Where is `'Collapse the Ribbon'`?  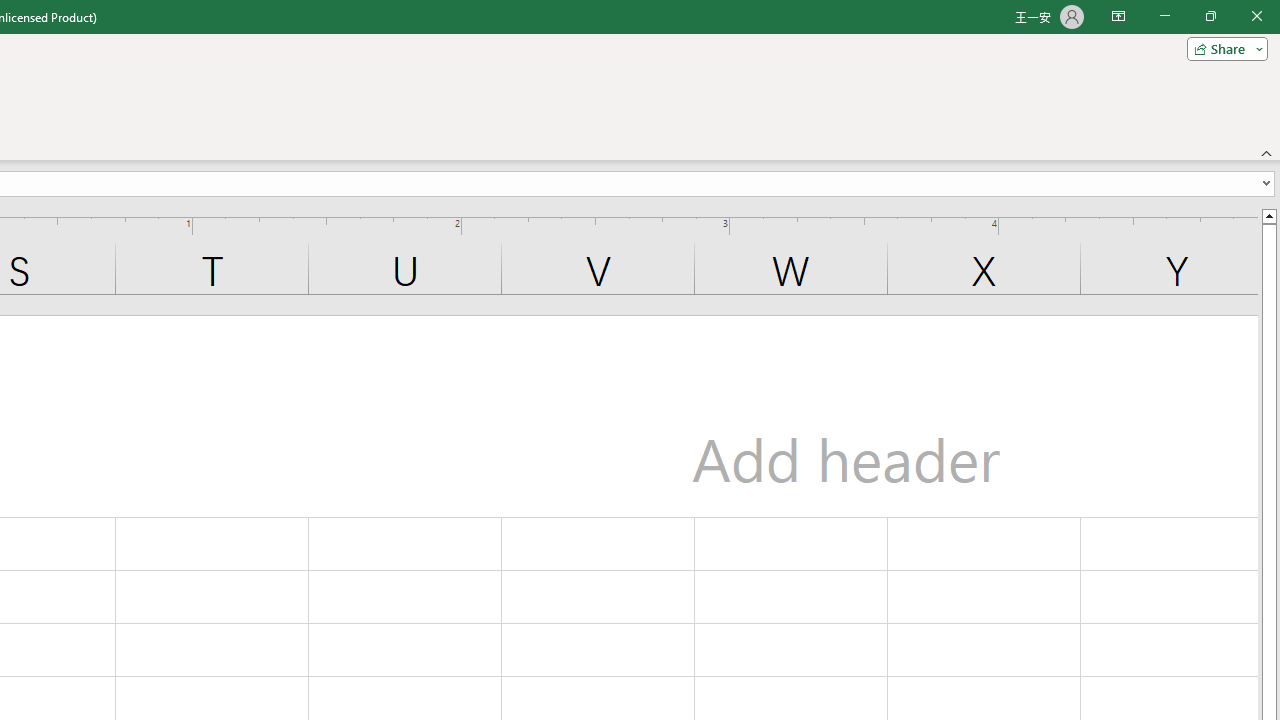
'Collapse the Ribbon' is located at coordinates (1266, 152).